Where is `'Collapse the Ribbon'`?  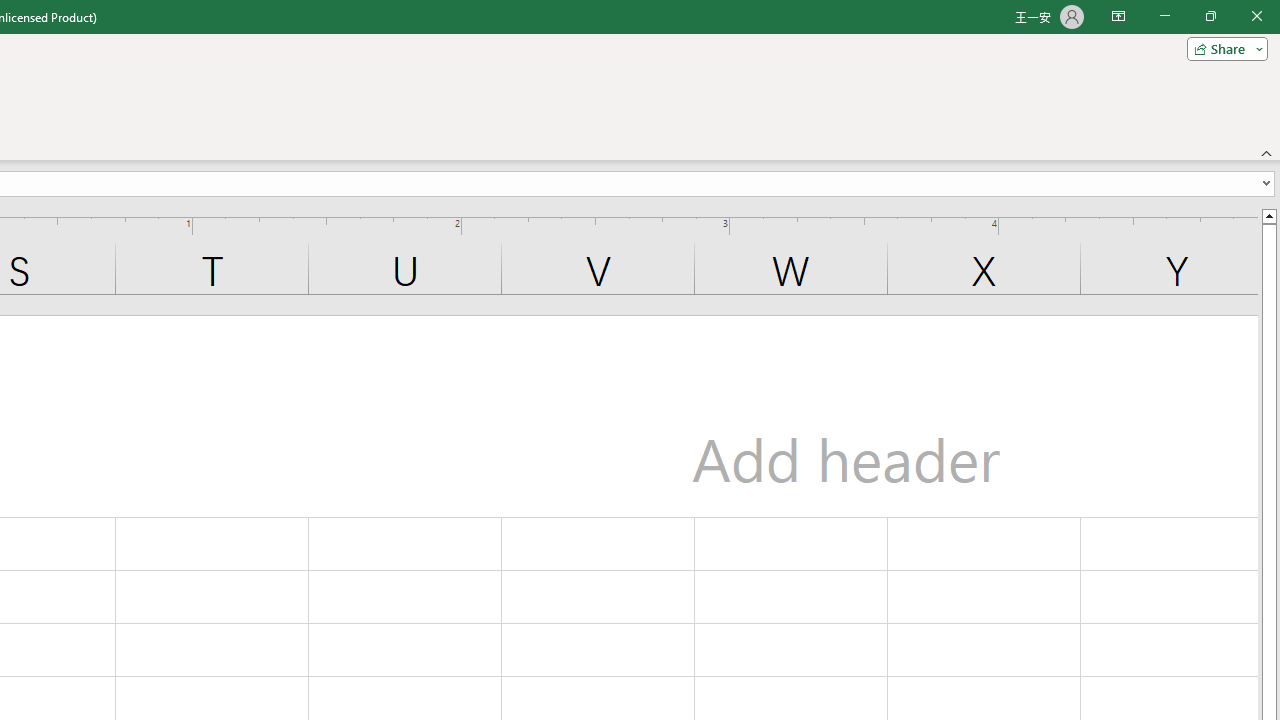
'Collapse the Ribbon' is located at coordinates (1266, 152).